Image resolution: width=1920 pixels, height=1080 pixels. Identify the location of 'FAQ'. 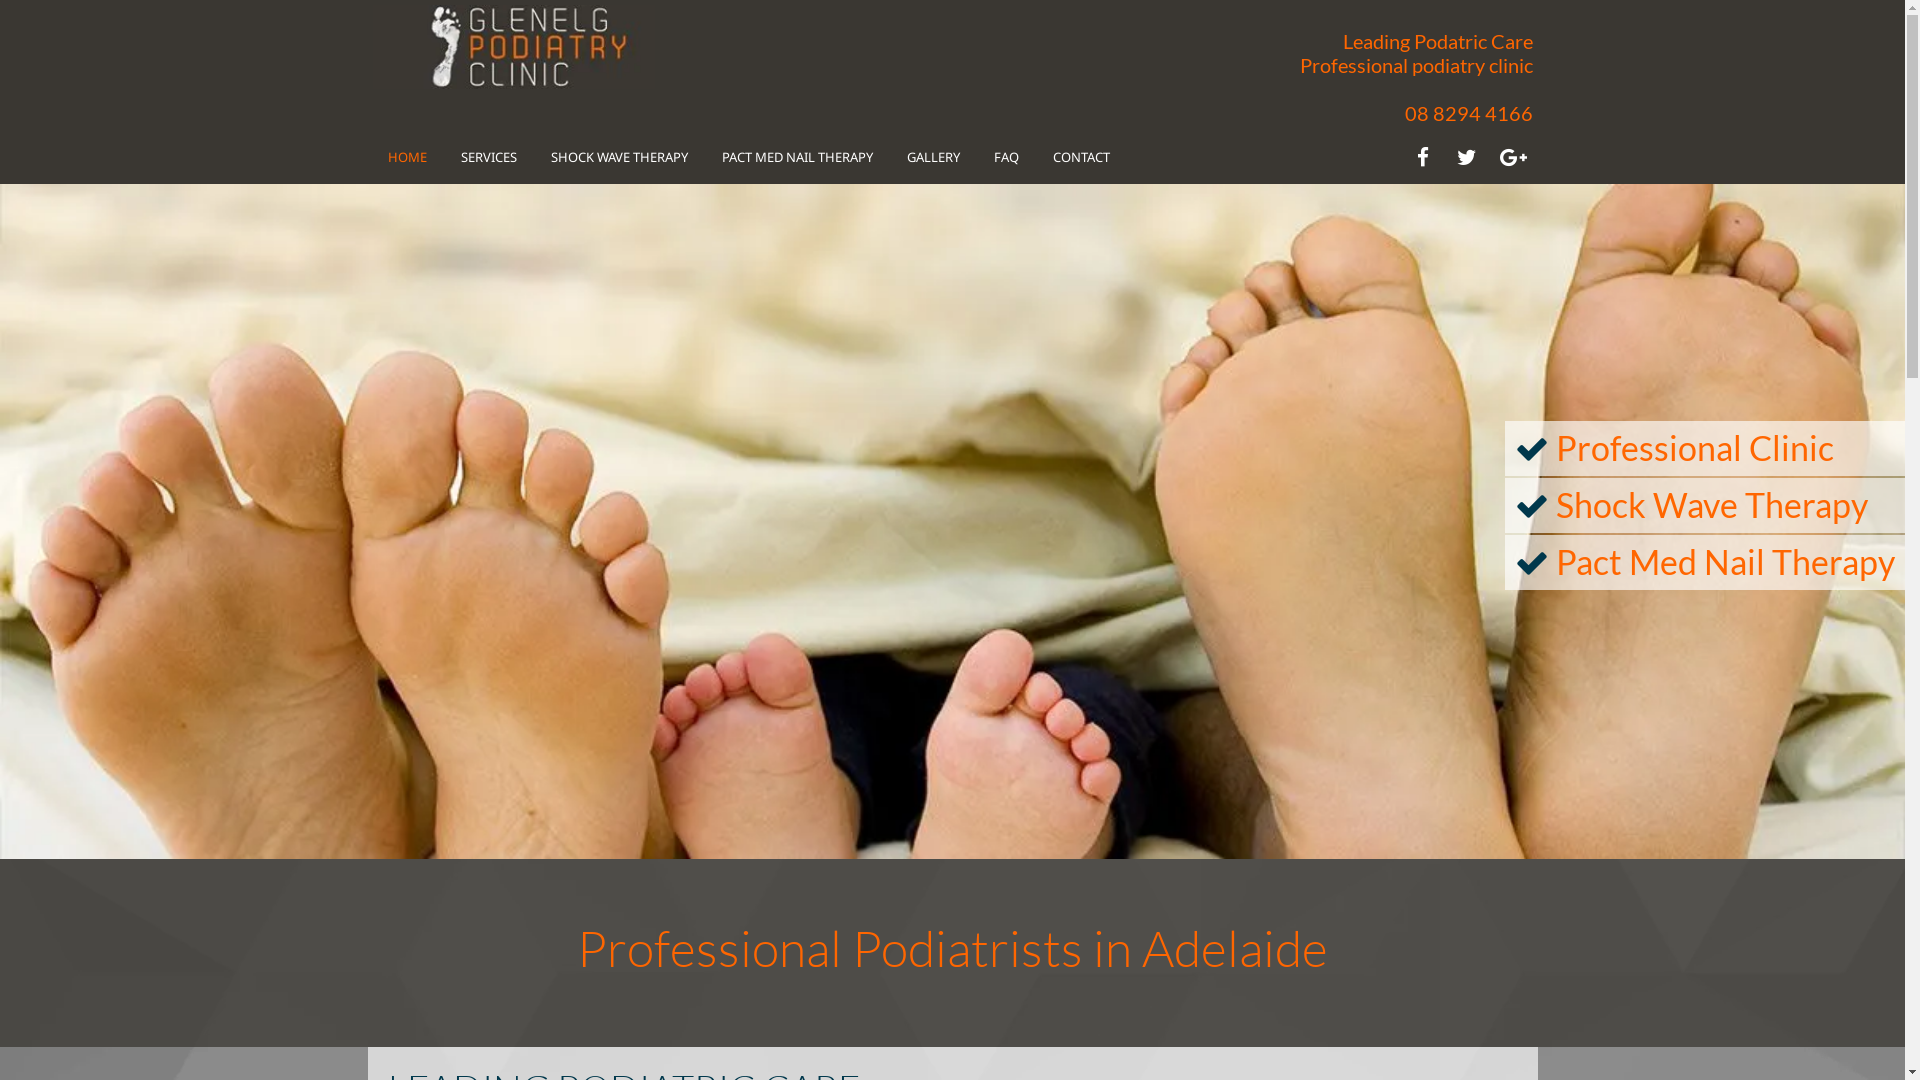
(993, 155).